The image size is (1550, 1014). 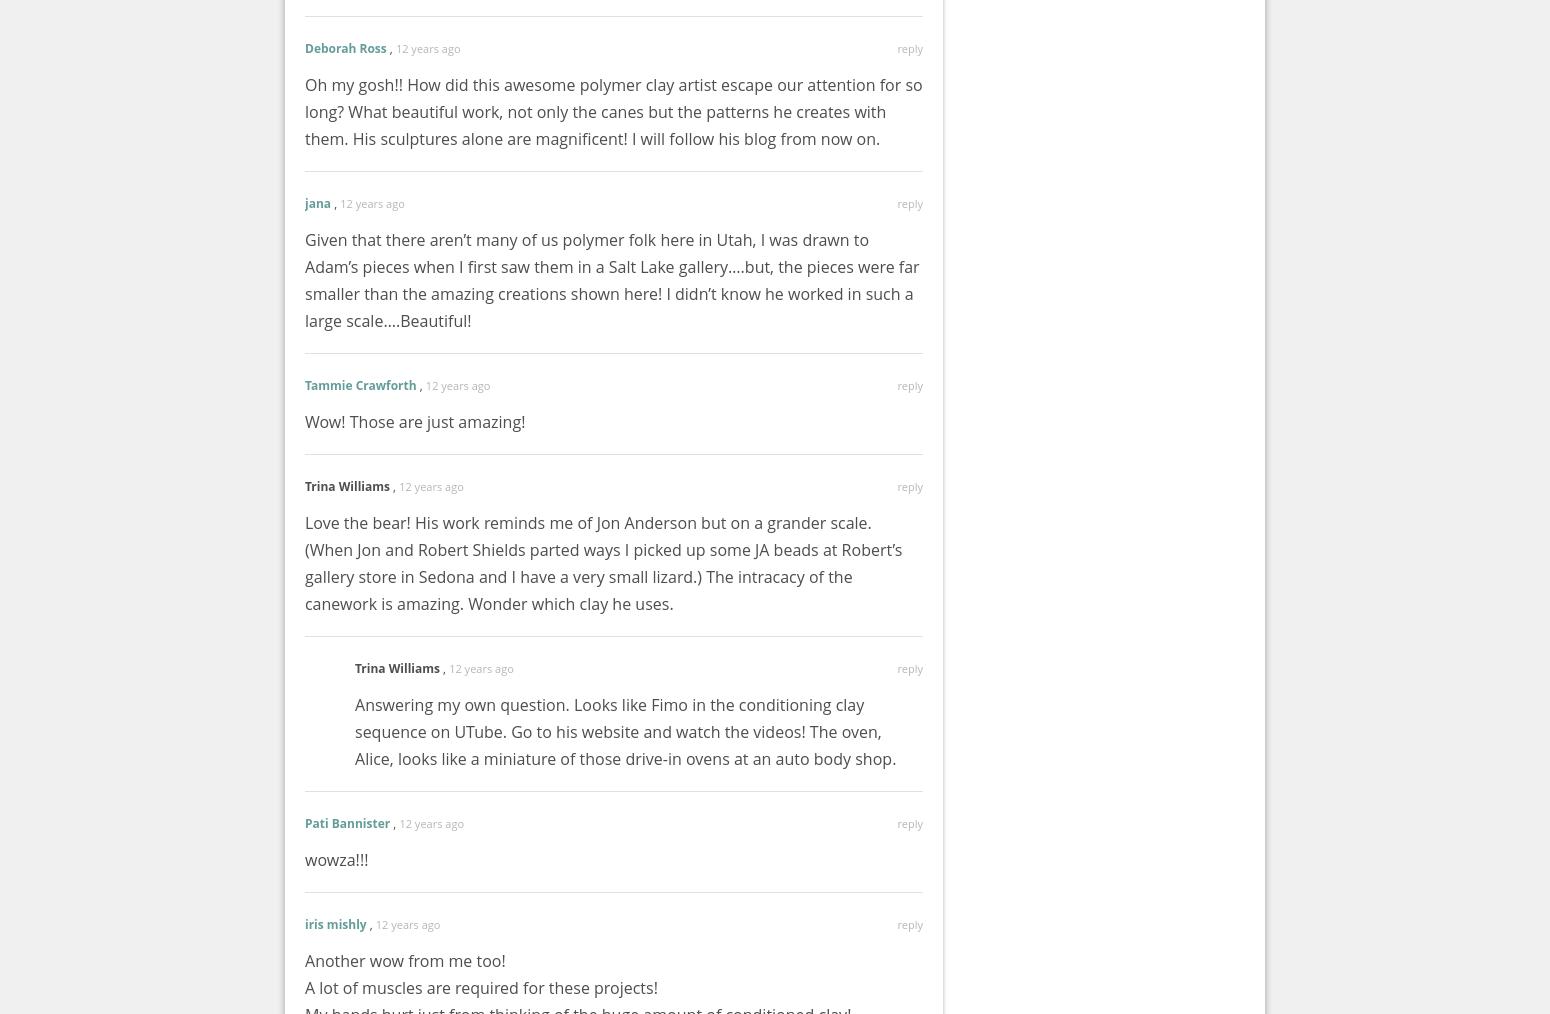 What do you see at coordinates (305, 202) in the screenshot?
I see `'jana'` at bounding box center [305, 202].